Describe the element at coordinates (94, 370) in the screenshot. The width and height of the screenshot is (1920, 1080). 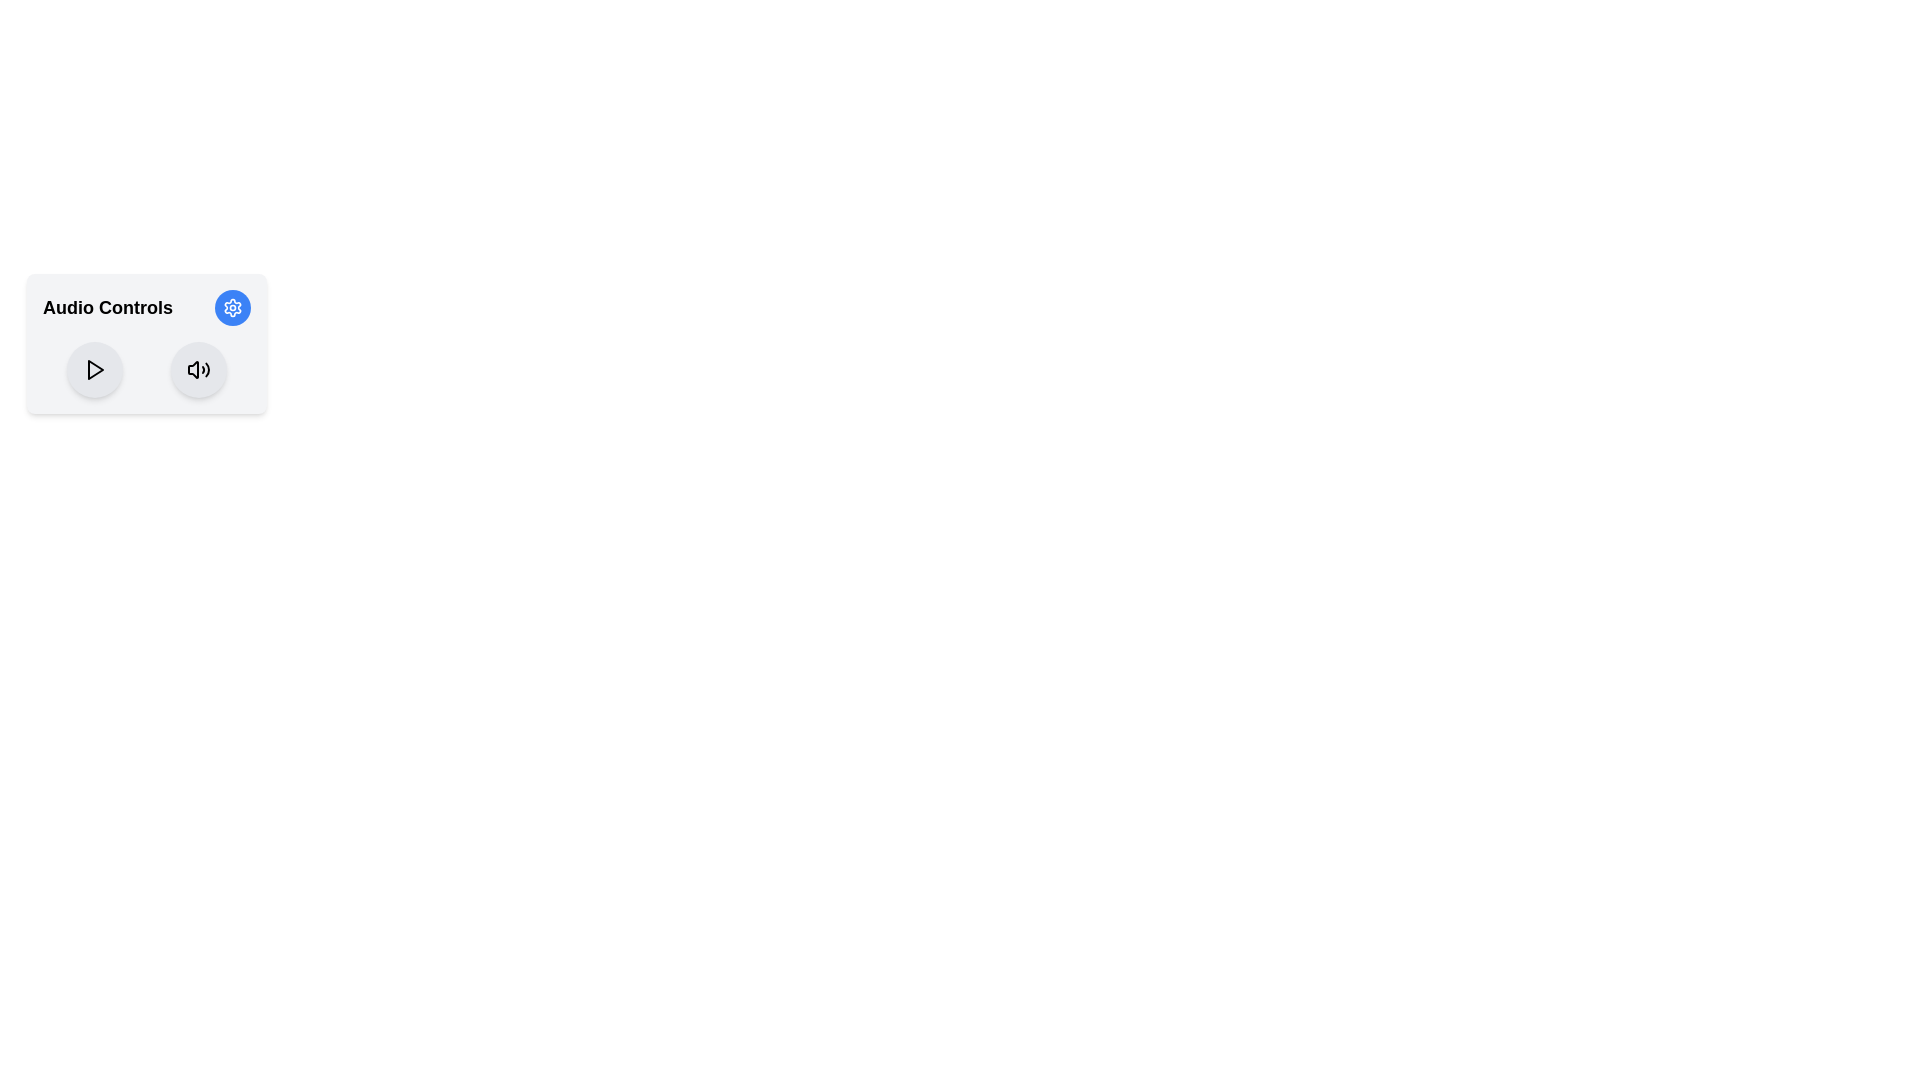
I see `the triangular 'Play' icon within the circular button in the lower left corner of the 'Audio Controls' section` at that location.